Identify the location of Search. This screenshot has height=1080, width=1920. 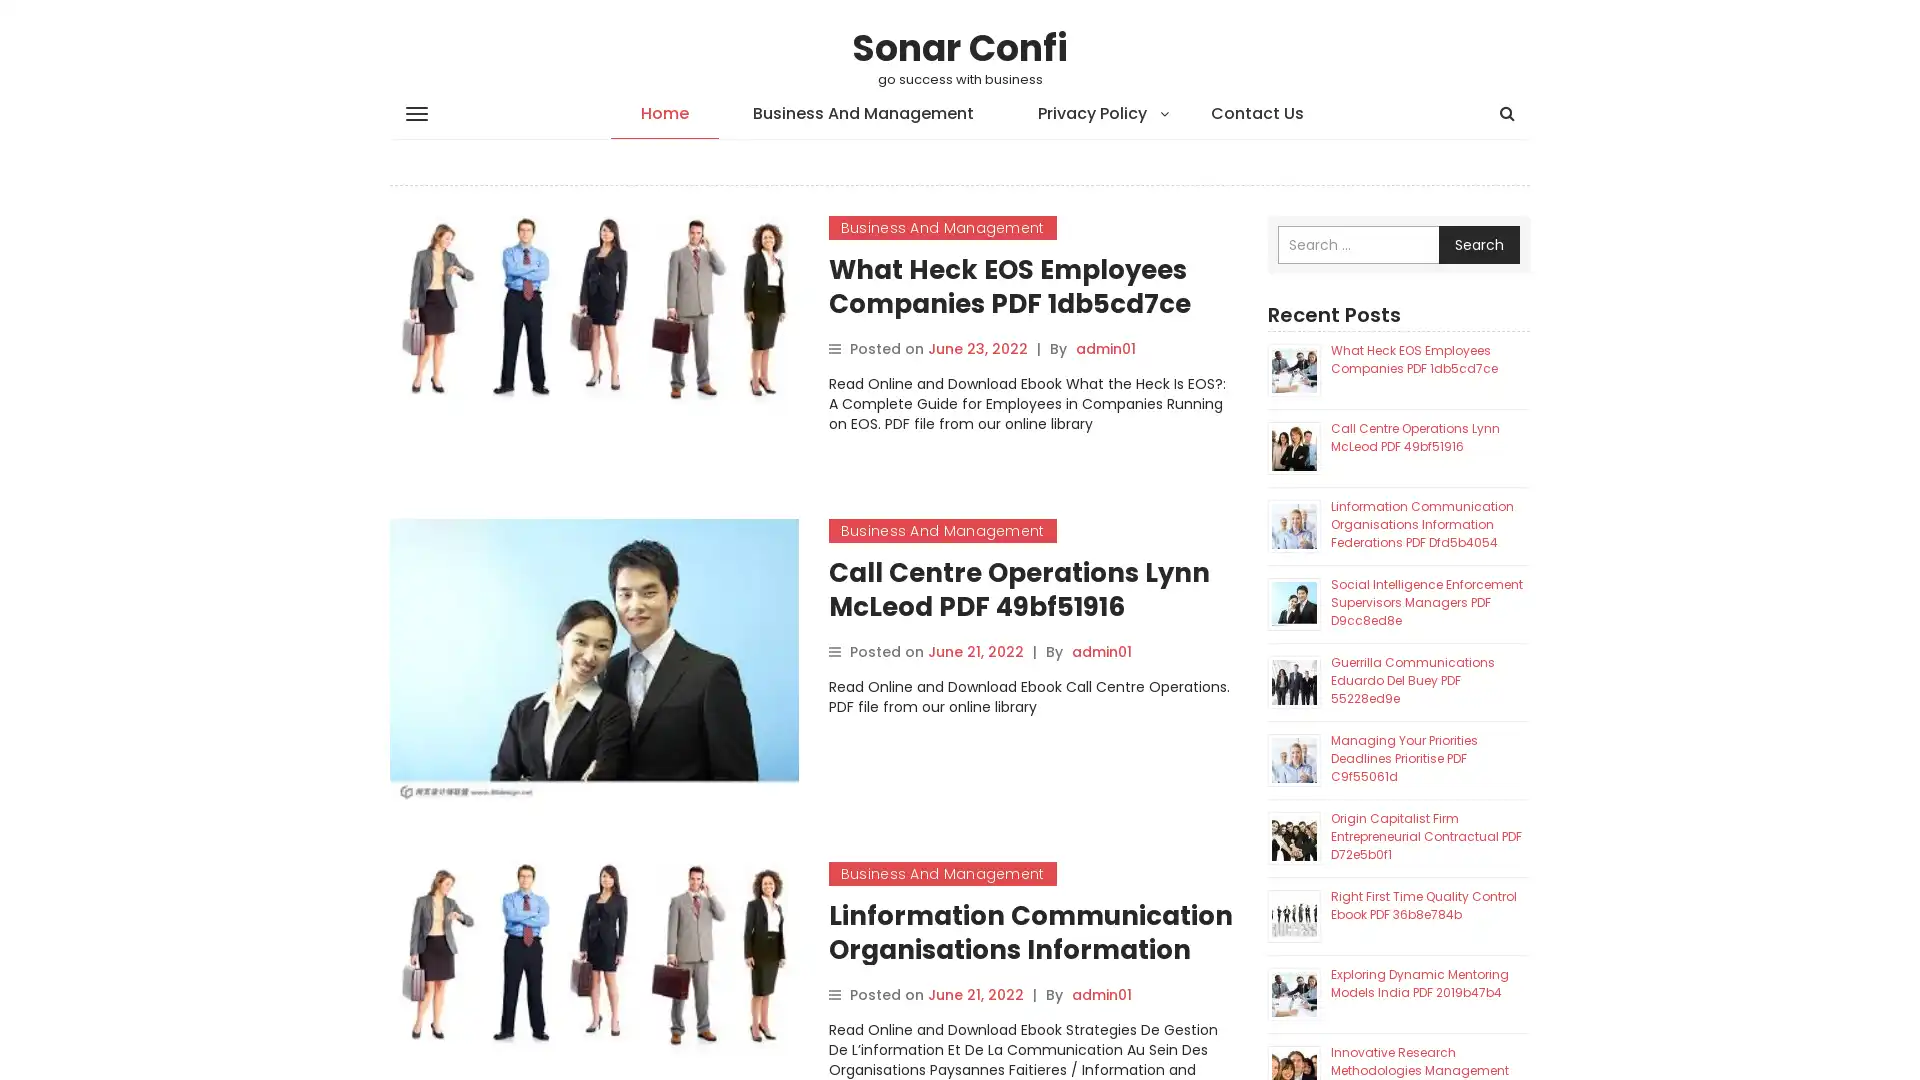
(1479, 244).